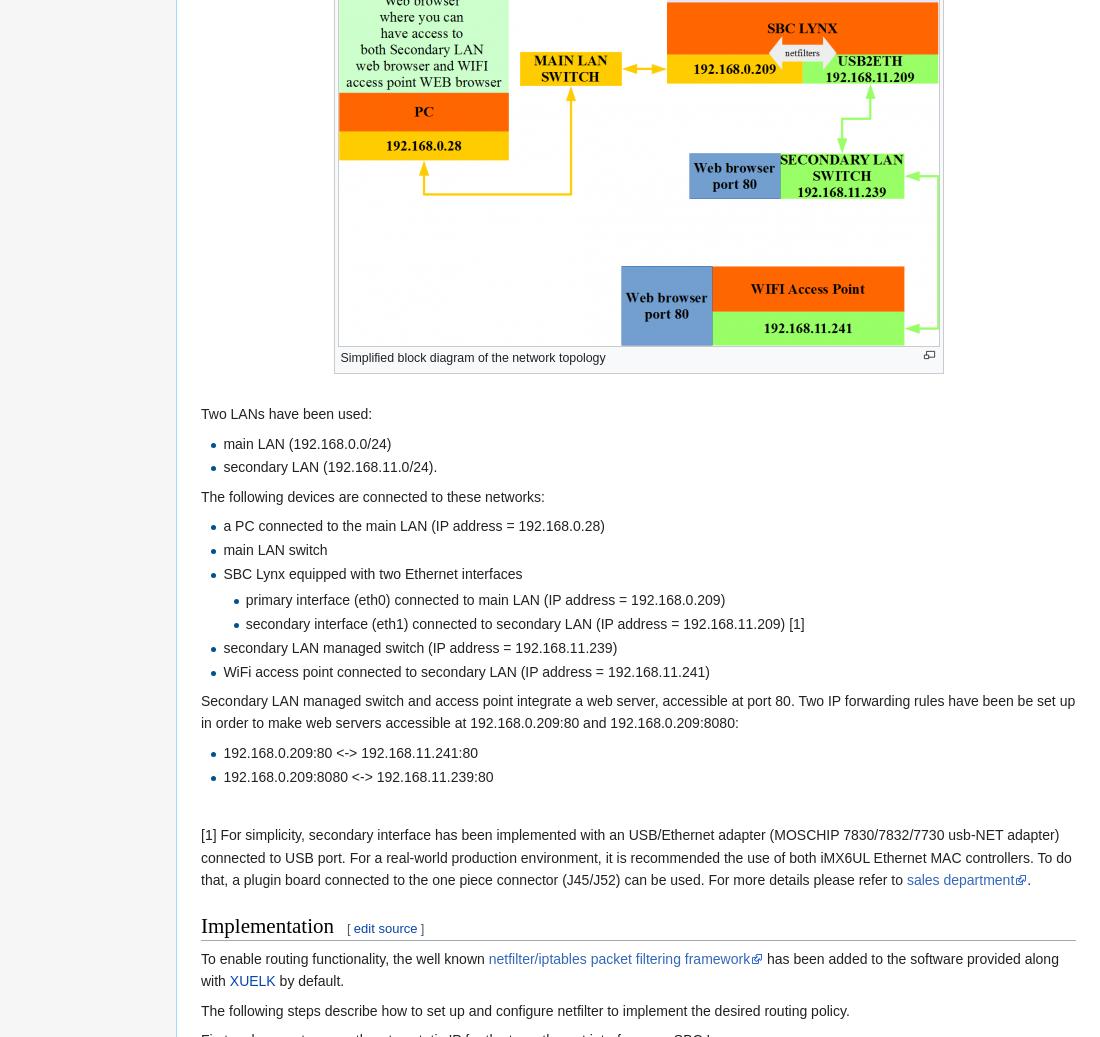  What do you see at coordinates (629, 969) in the screenshot?
I see `'has been added to the software provided along with'` at bounding box center [629, 969].